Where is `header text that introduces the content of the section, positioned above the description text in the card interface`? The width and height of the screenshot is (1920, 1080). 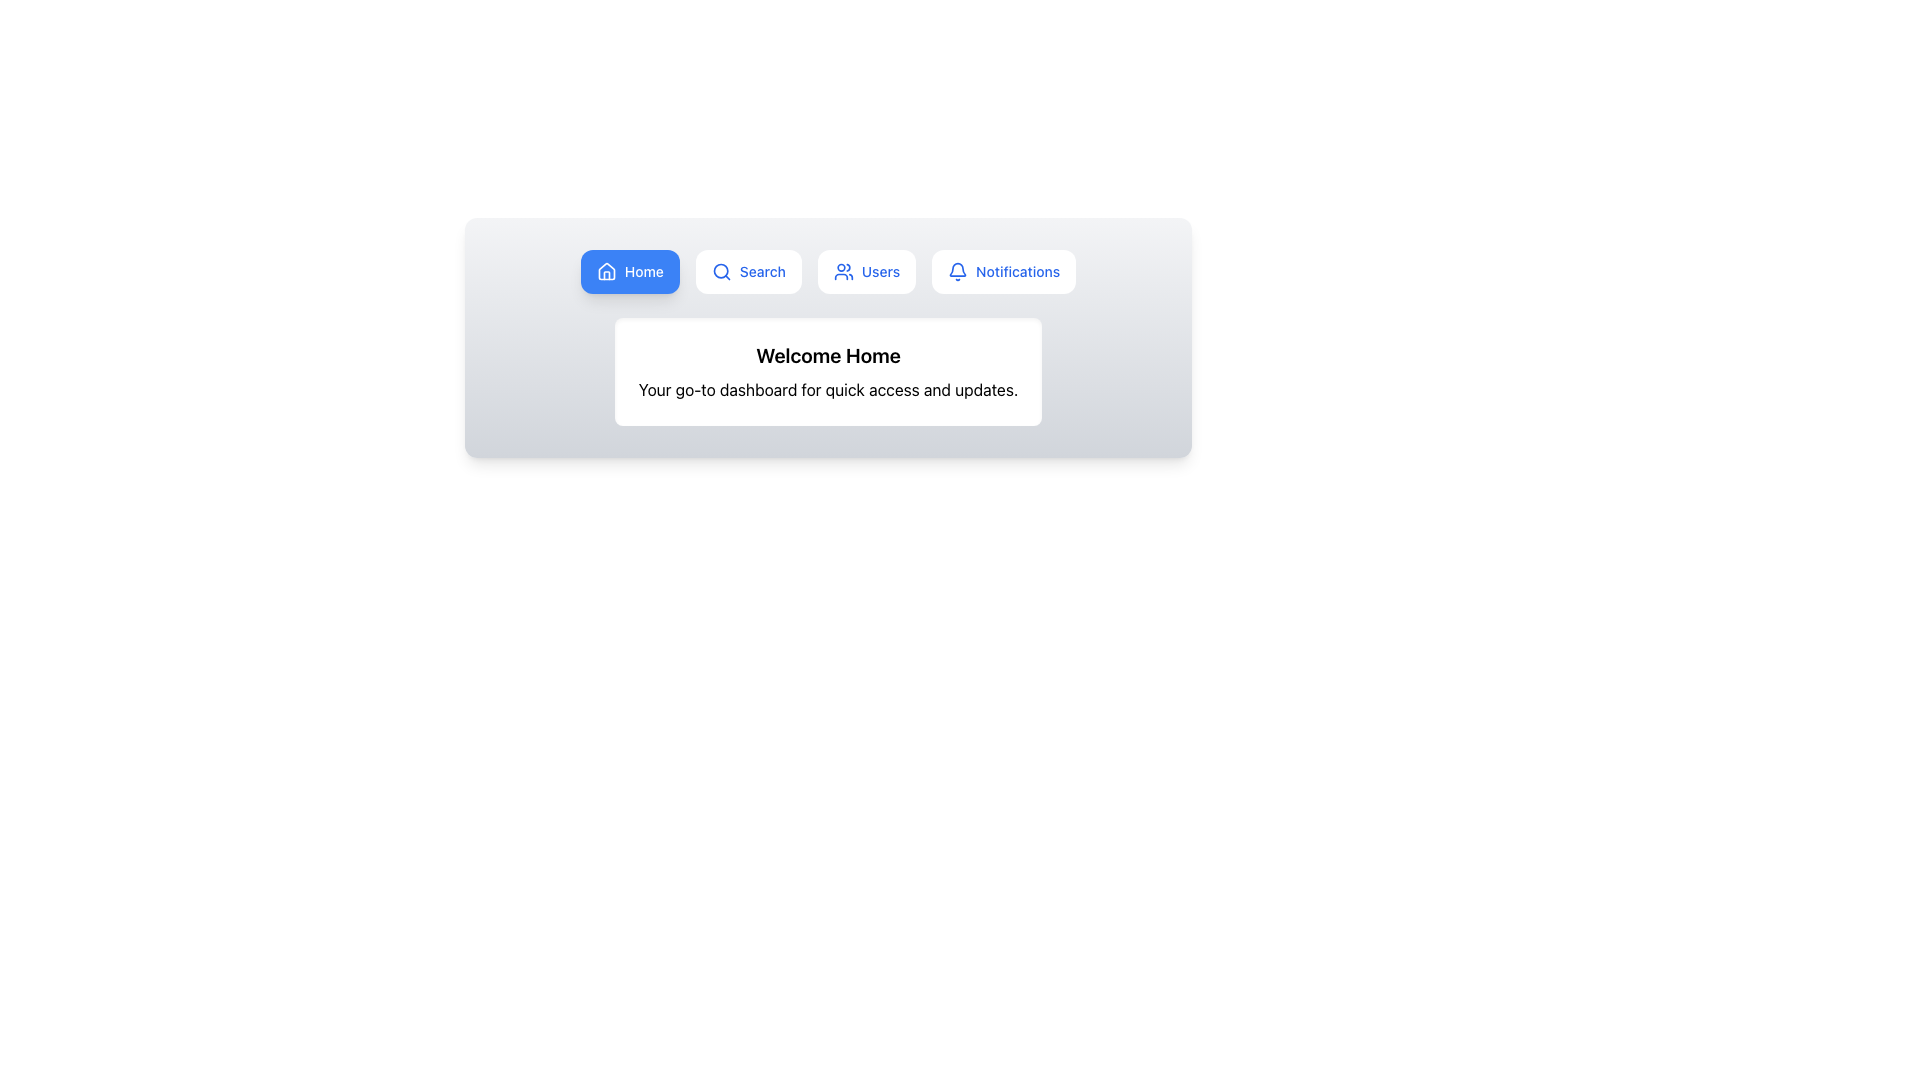 header text that introduces the content of the section, positioned above the description text in the card interface is located at coordinates (828, 354).